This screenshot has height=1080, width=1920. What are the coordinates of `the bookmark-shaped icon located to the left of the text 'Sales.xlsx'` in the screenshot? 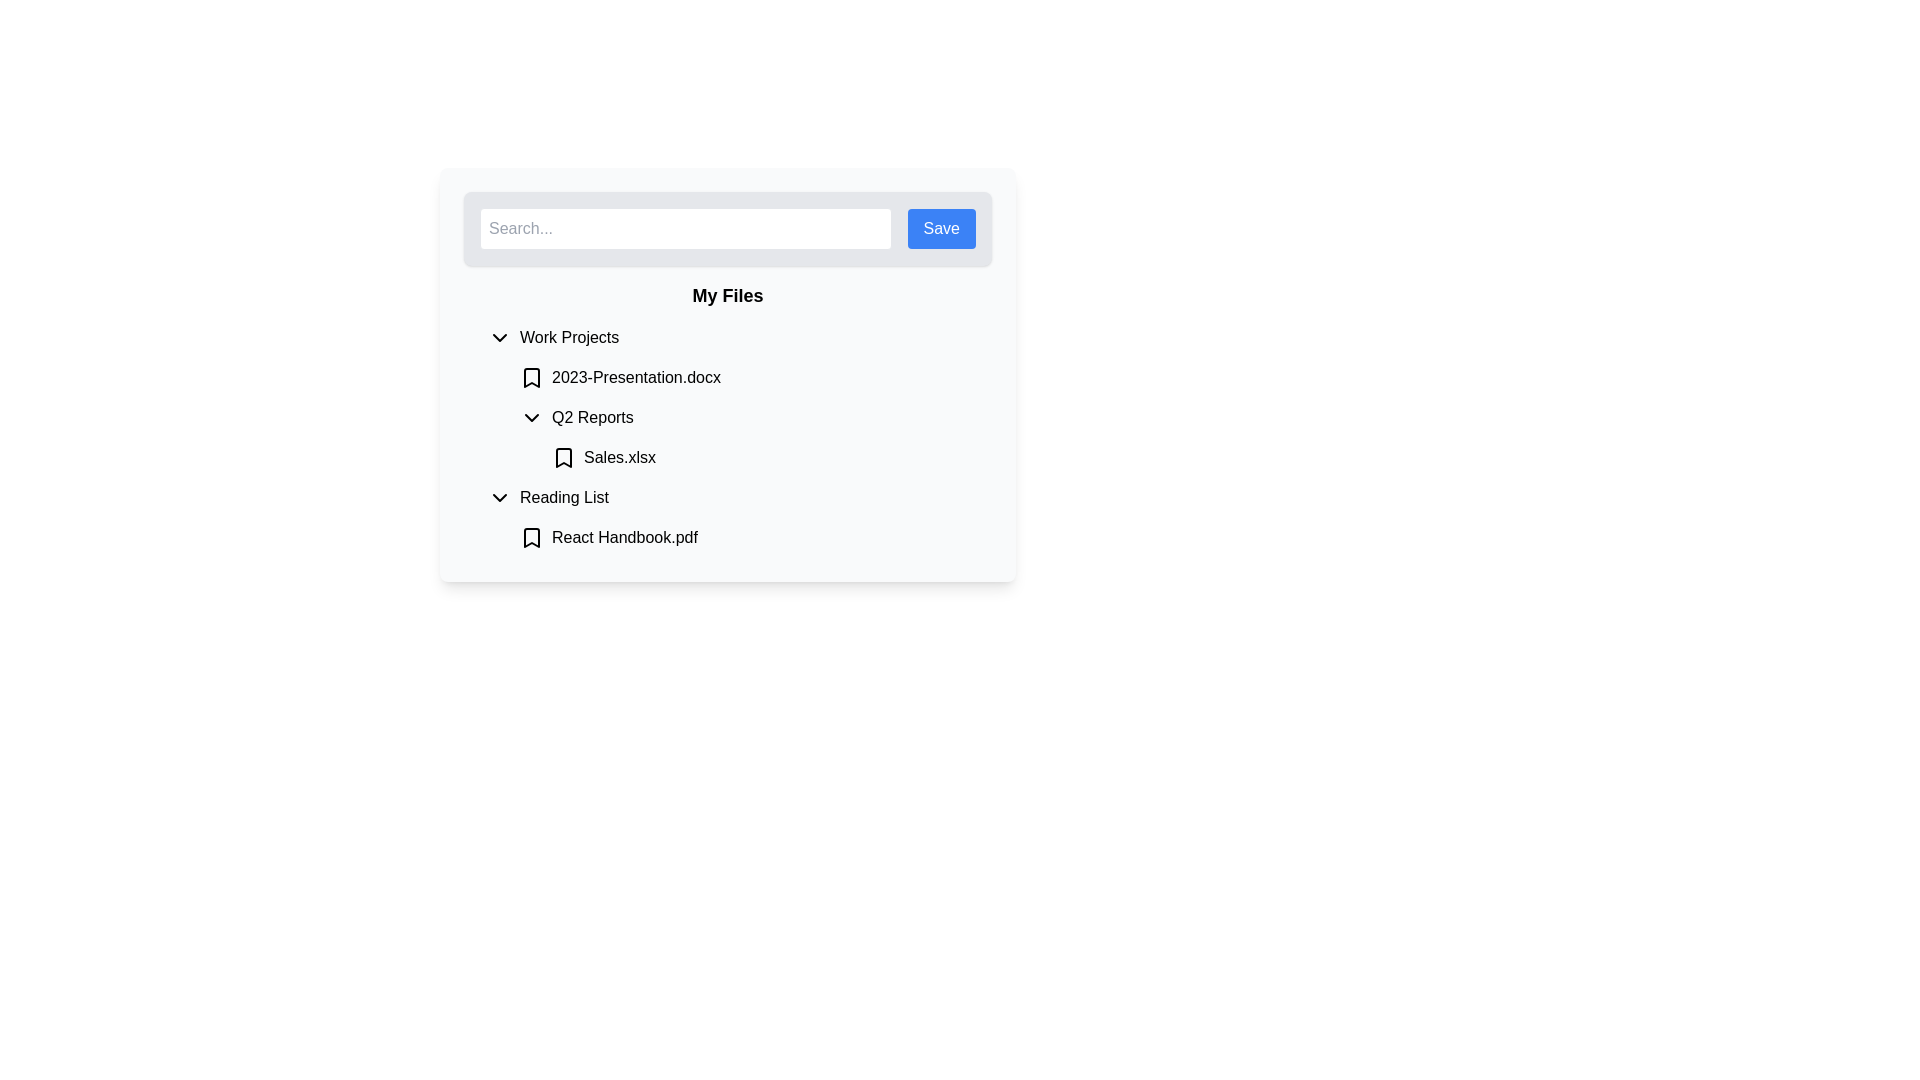 It's located at (563, 458).